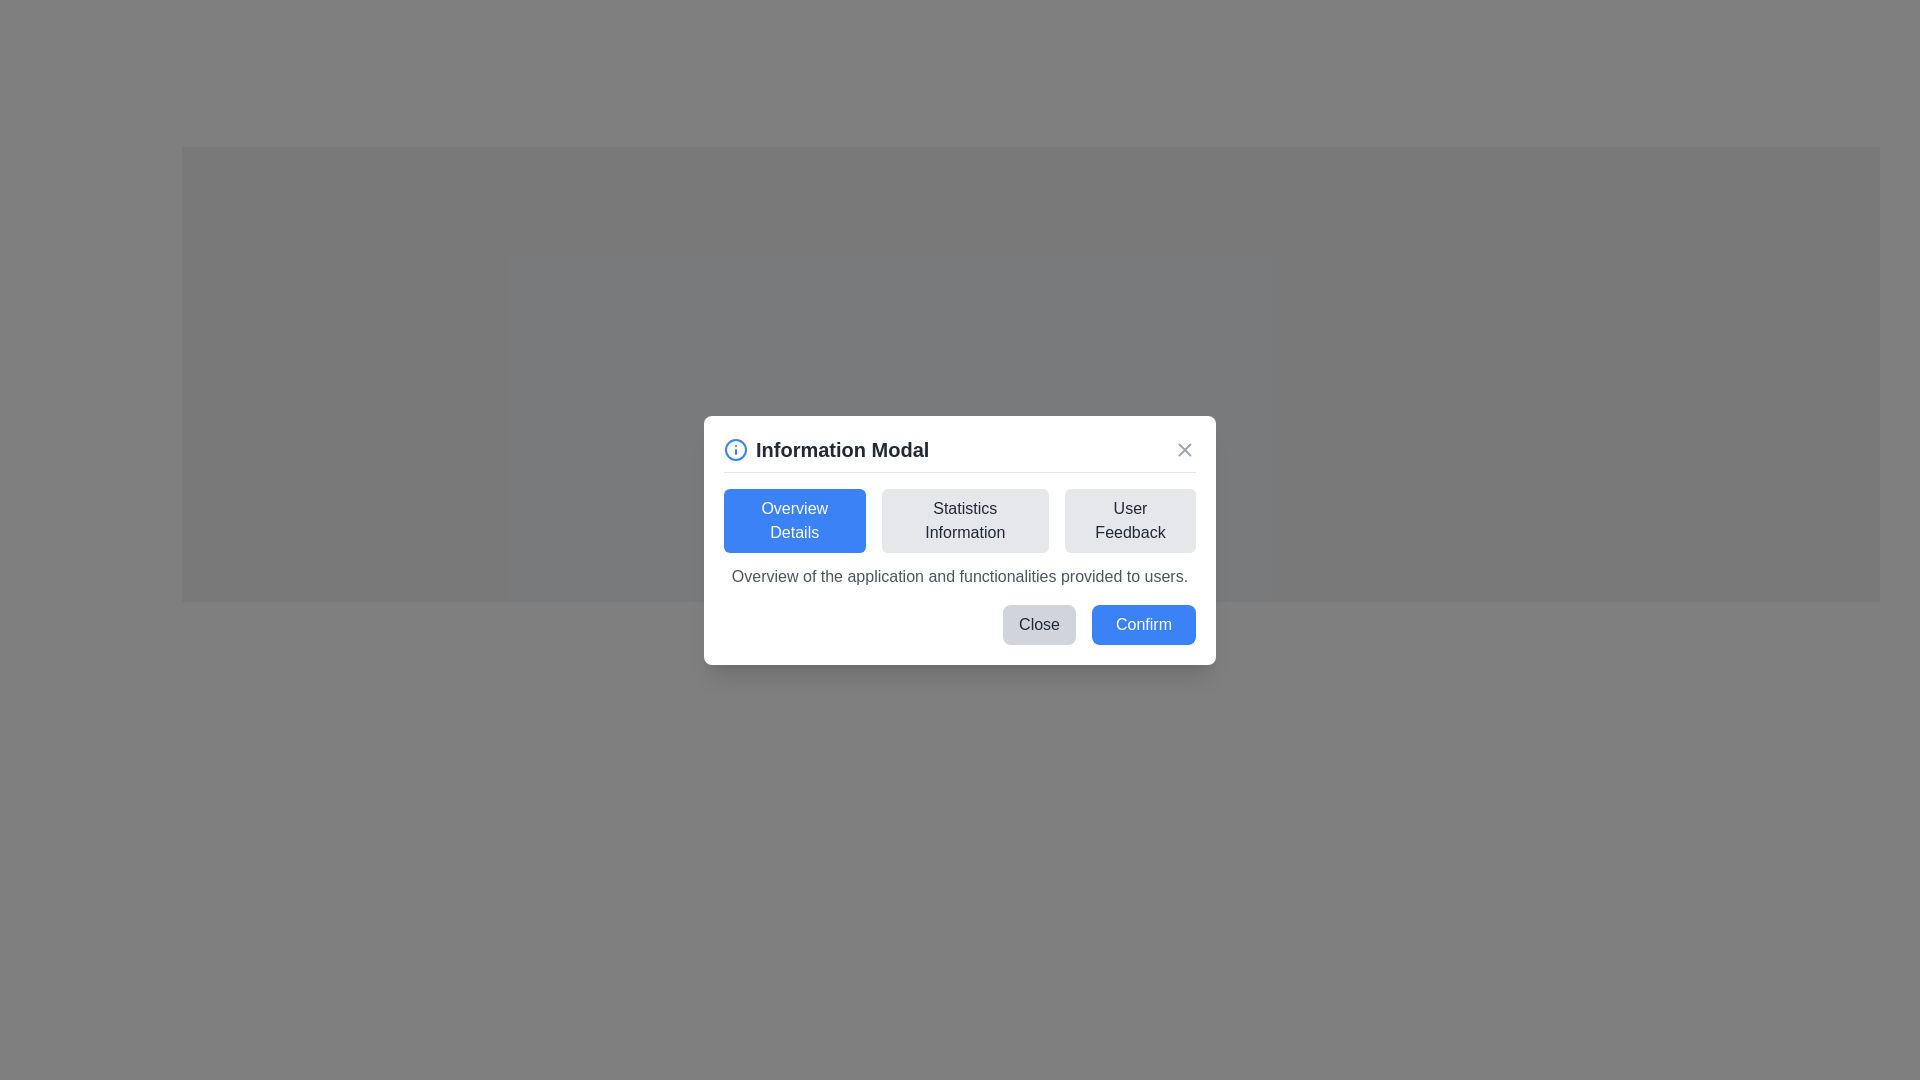 The width and height of the screenshot is (1920, 1080). Describe the element at coordinates (1143, 623) in the screenshot. I see `the 'Confirm' button, which is a rounded rectangular button with a bright blue background and white text, located on the right side of the modal footer` at that location.